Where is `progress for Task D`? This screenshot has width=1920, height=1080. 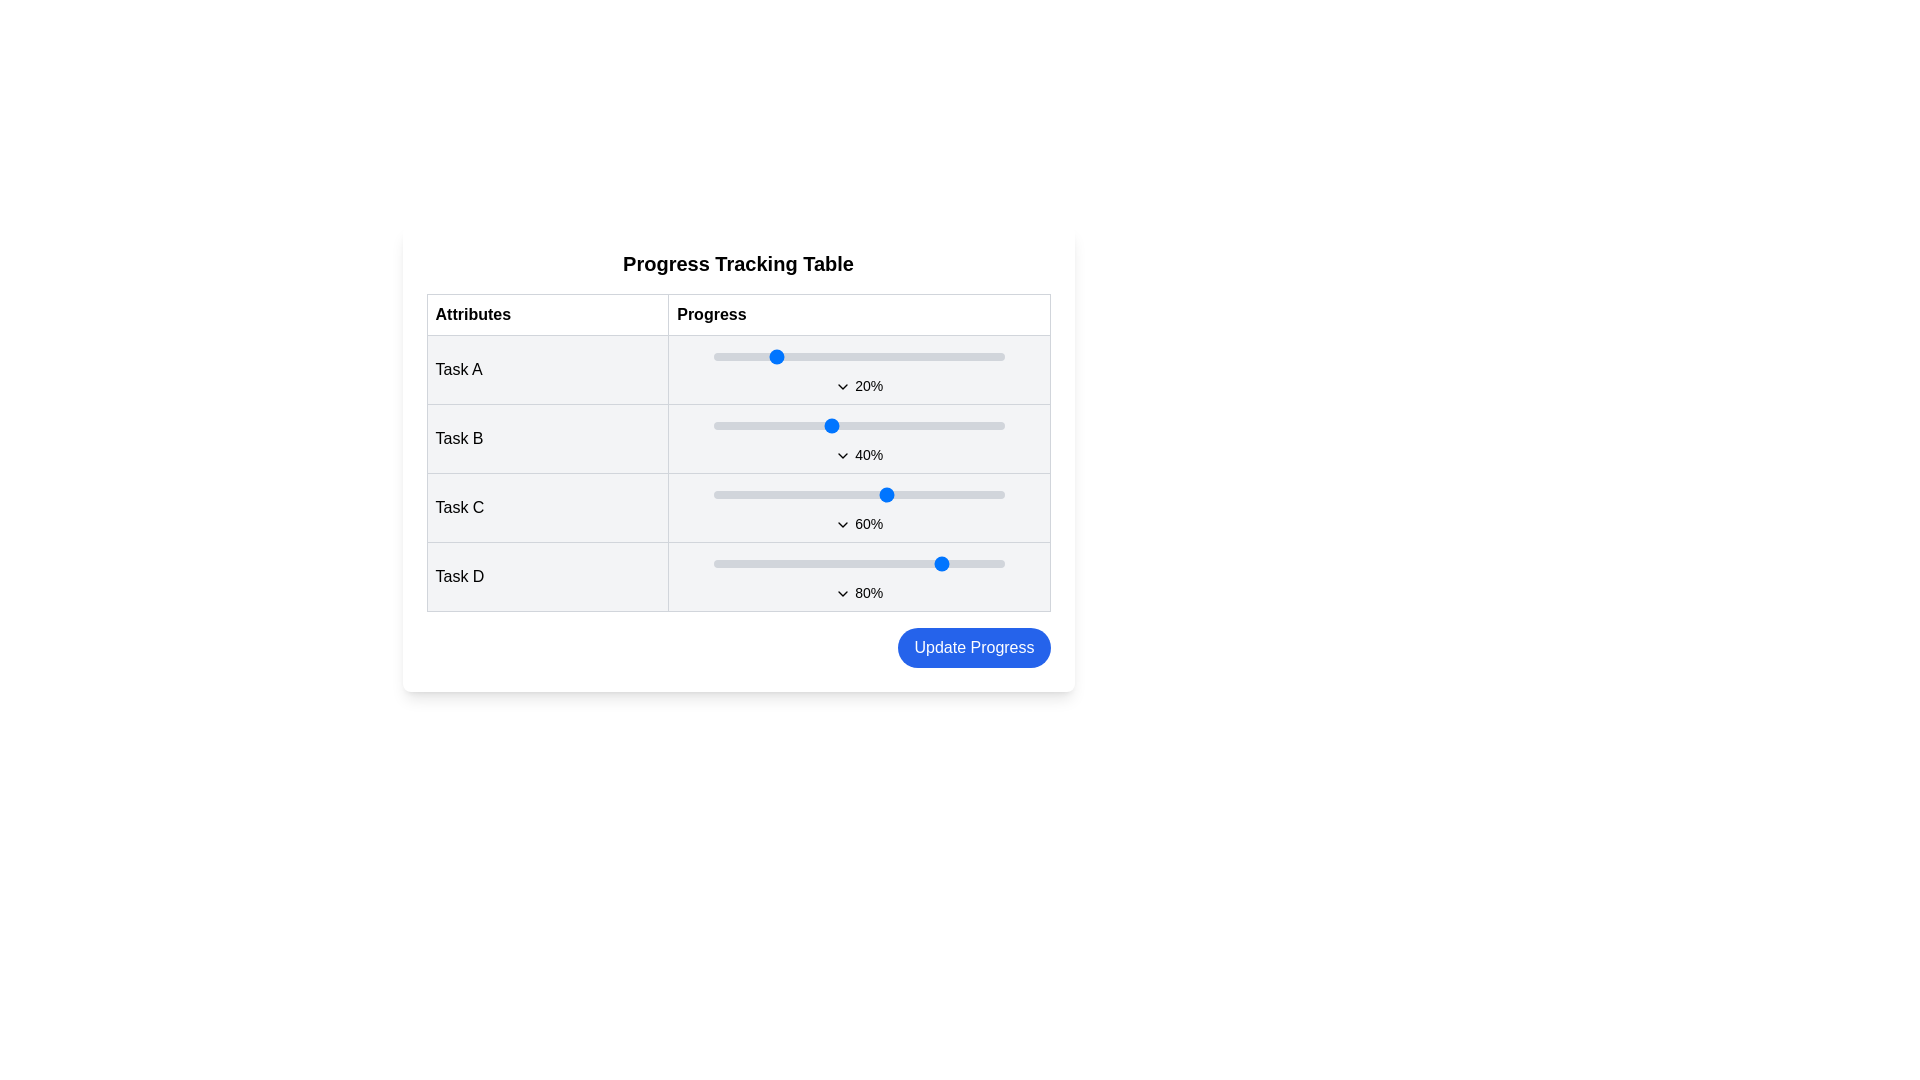 progress for Task D is located at coordinates (770, 563).